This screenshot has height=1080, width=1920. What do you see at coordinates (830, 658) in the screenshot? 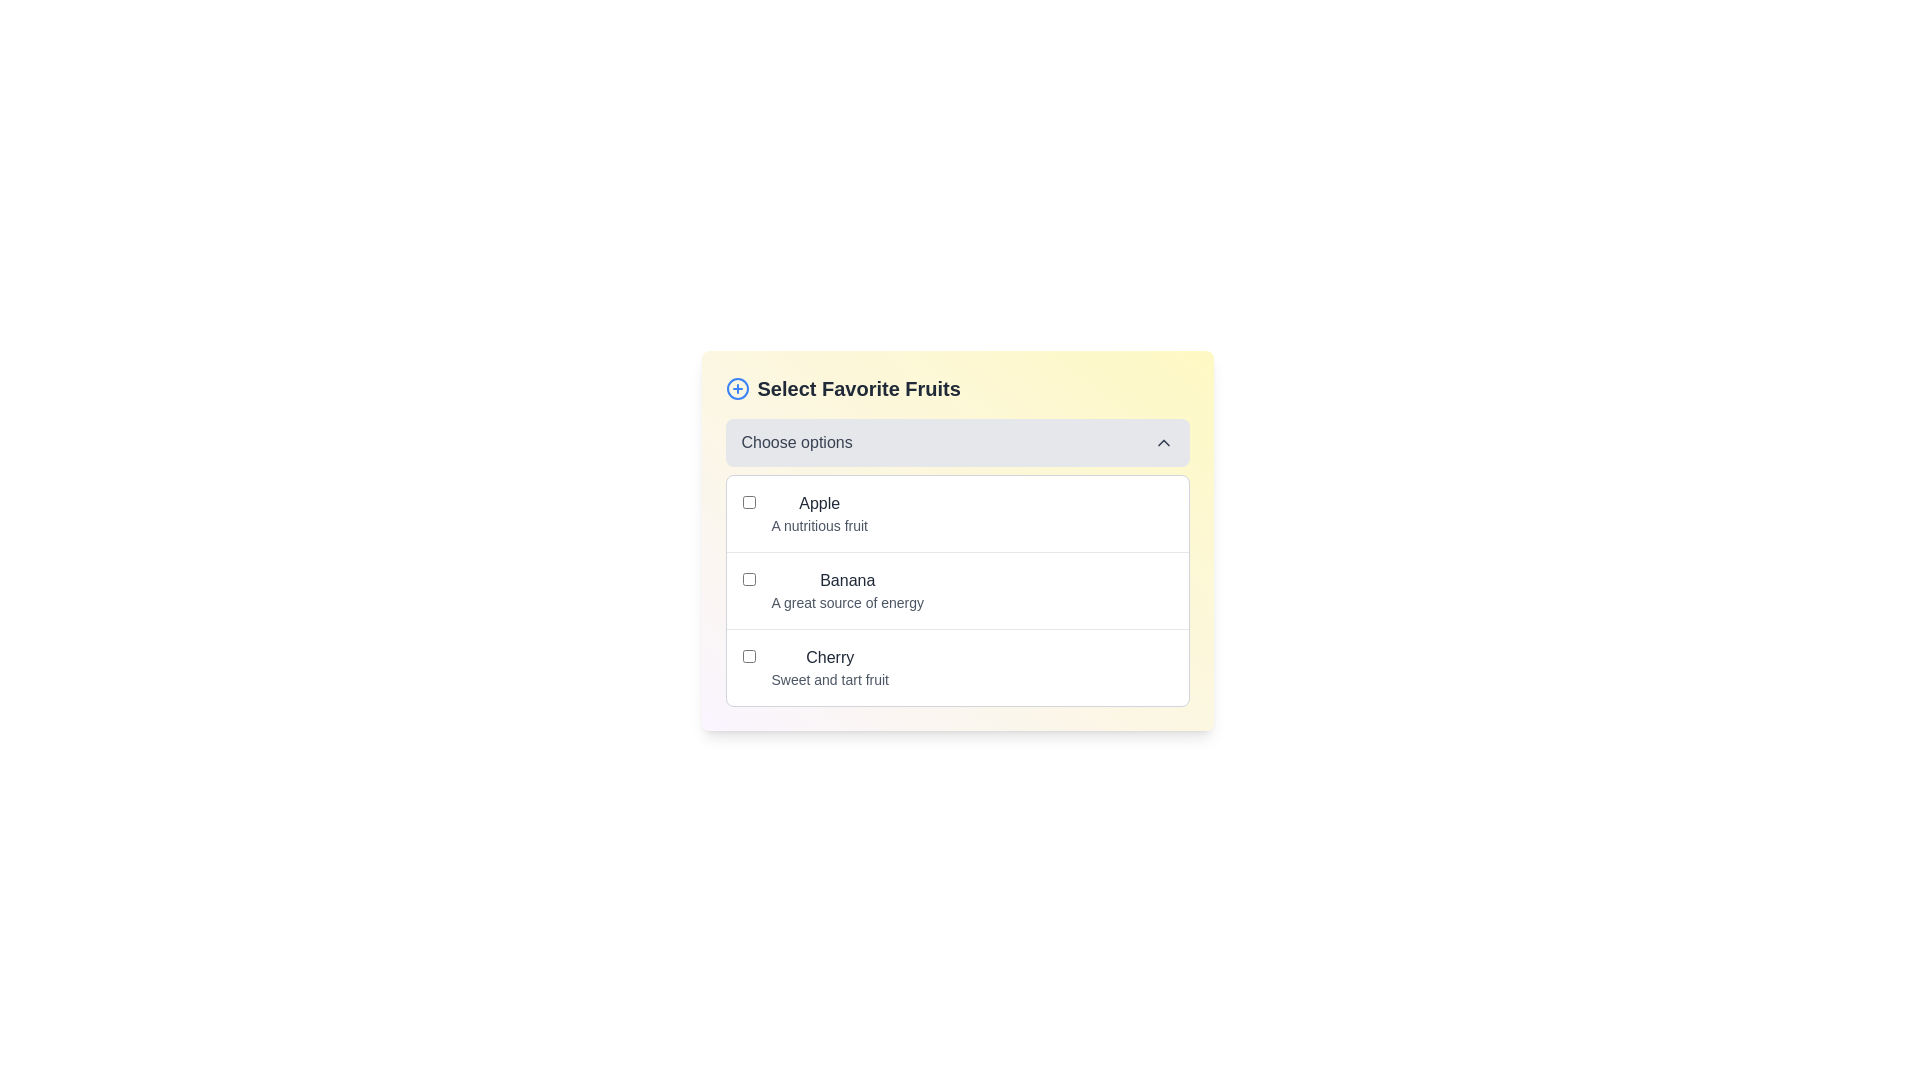
I see `the 'Cherry' text label displayed in a medium-weight font and neutral gray color within the dropdown menu labeled 'Select Favorite Fruits'` at bounding box center [830, 658].